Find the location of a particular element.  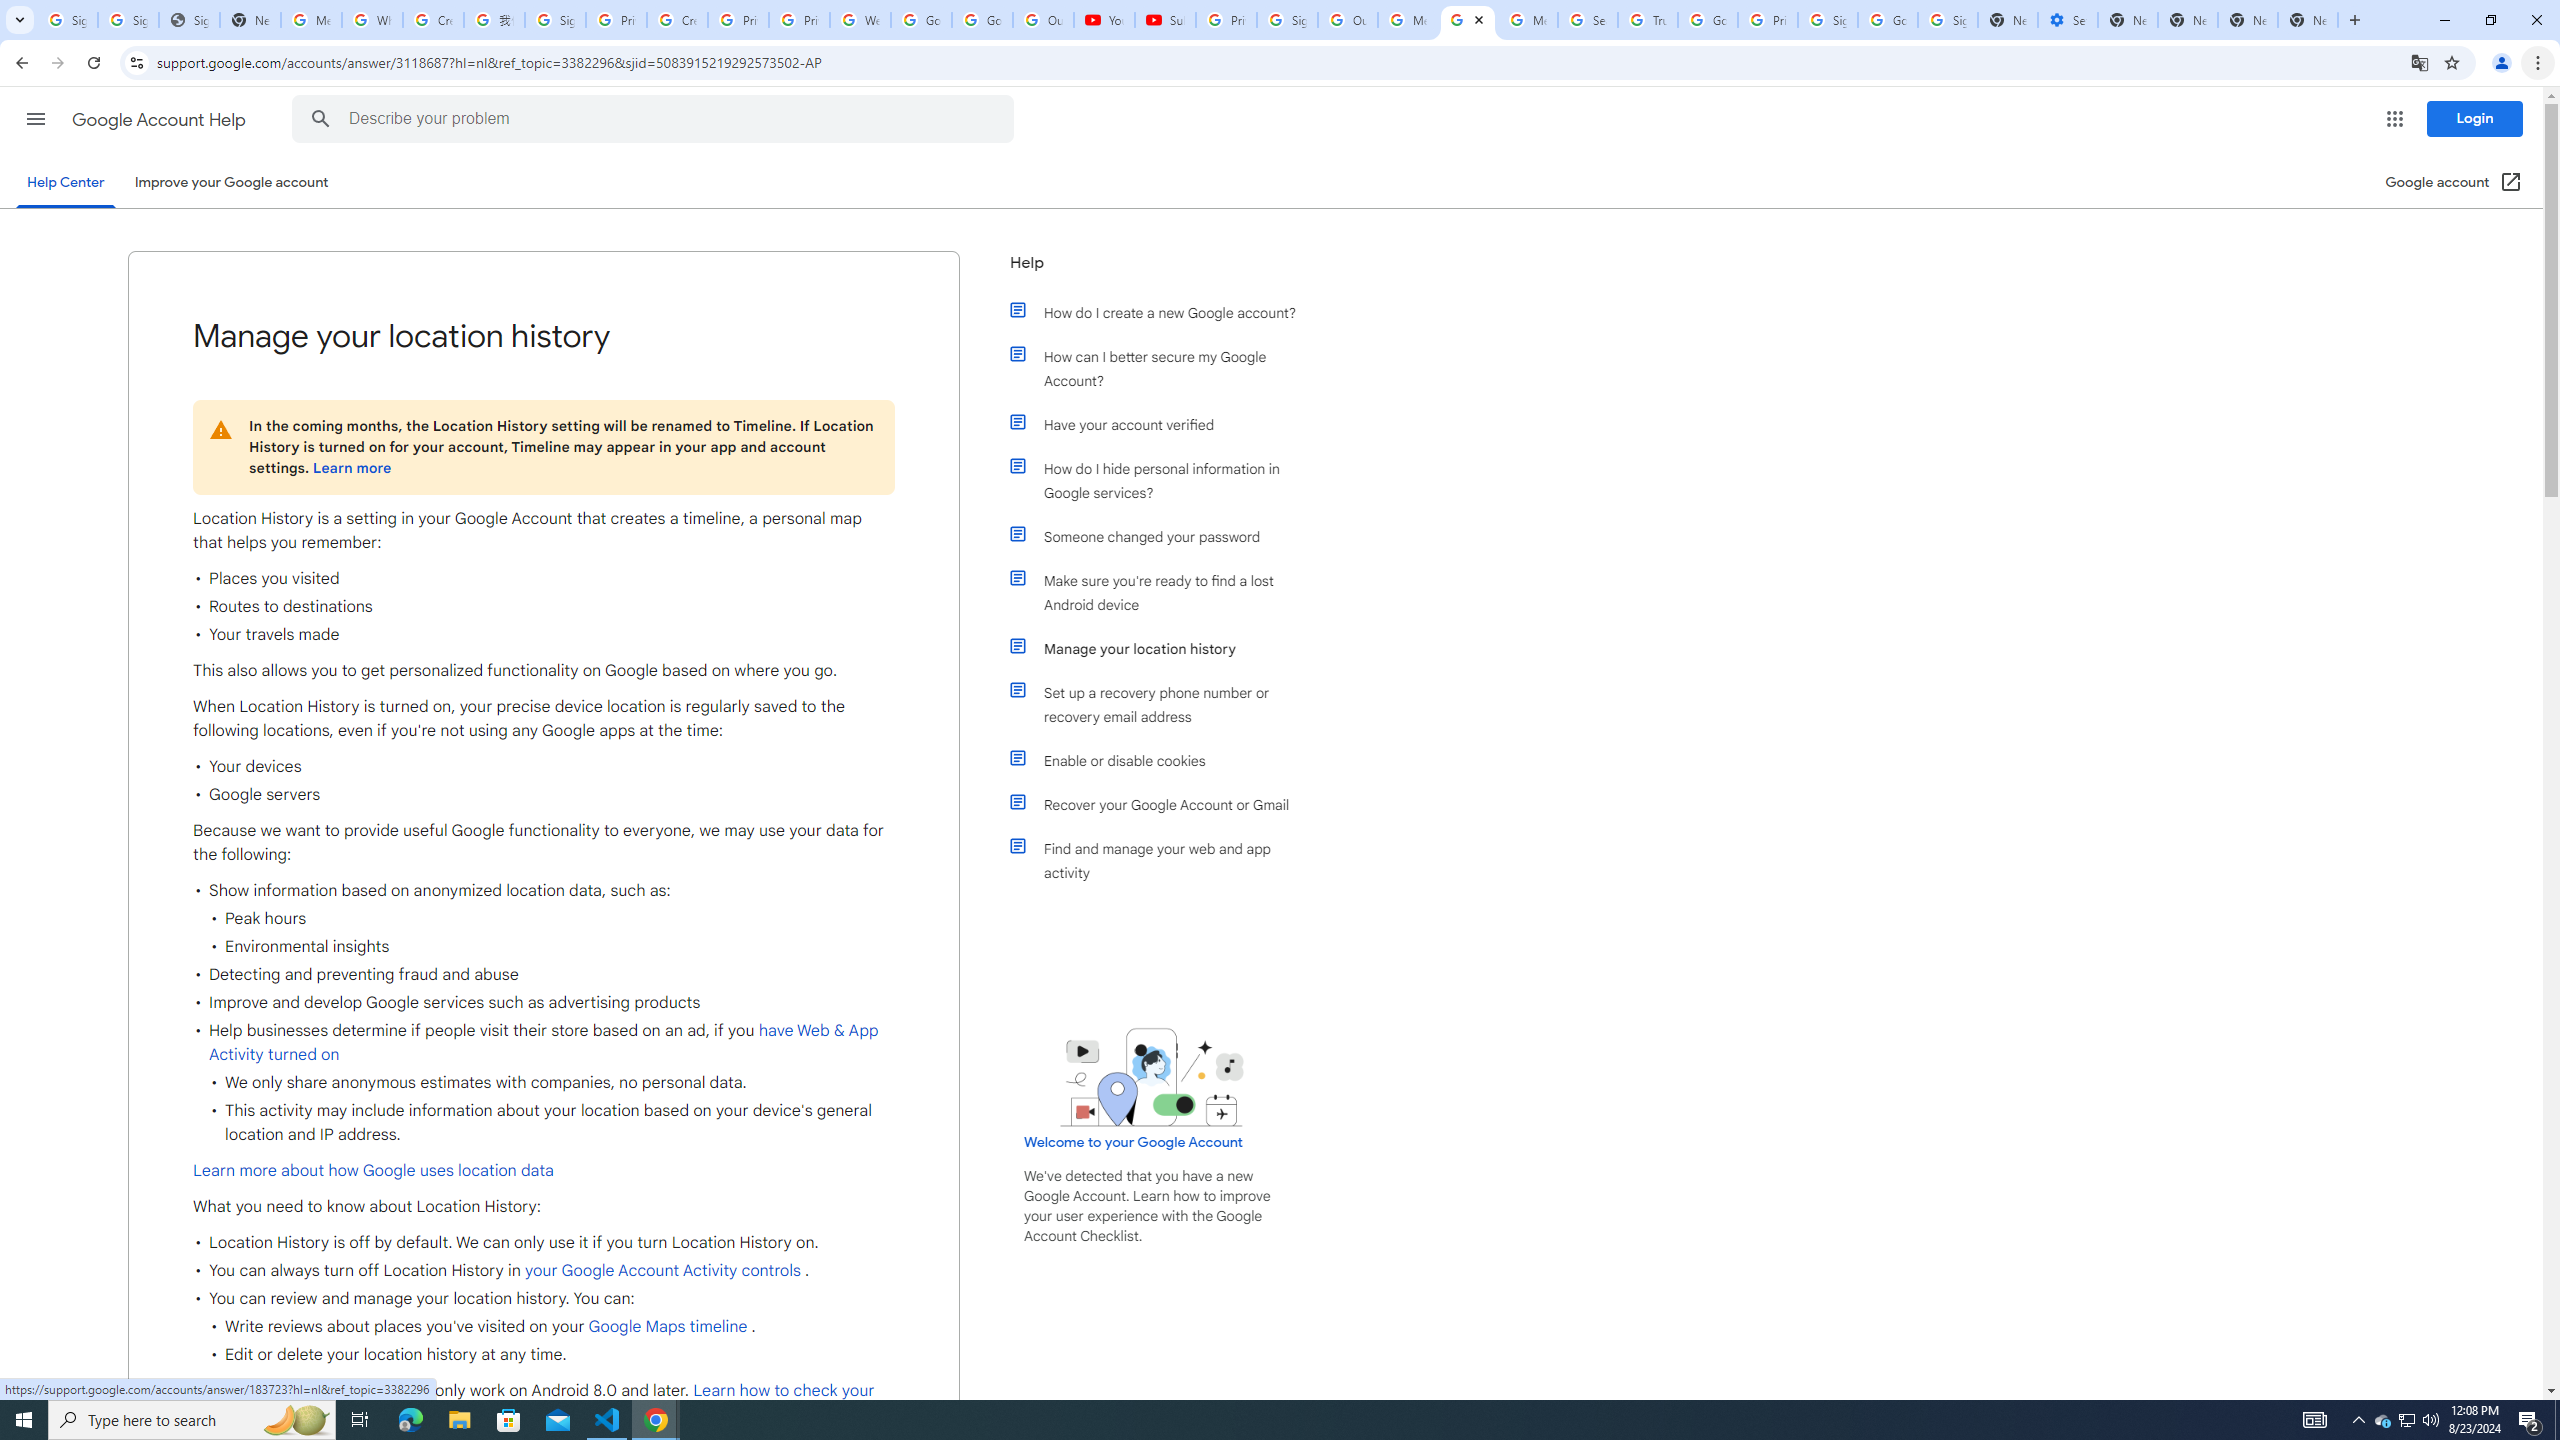

'Describe your problem' is located at coordinates (656, 118).